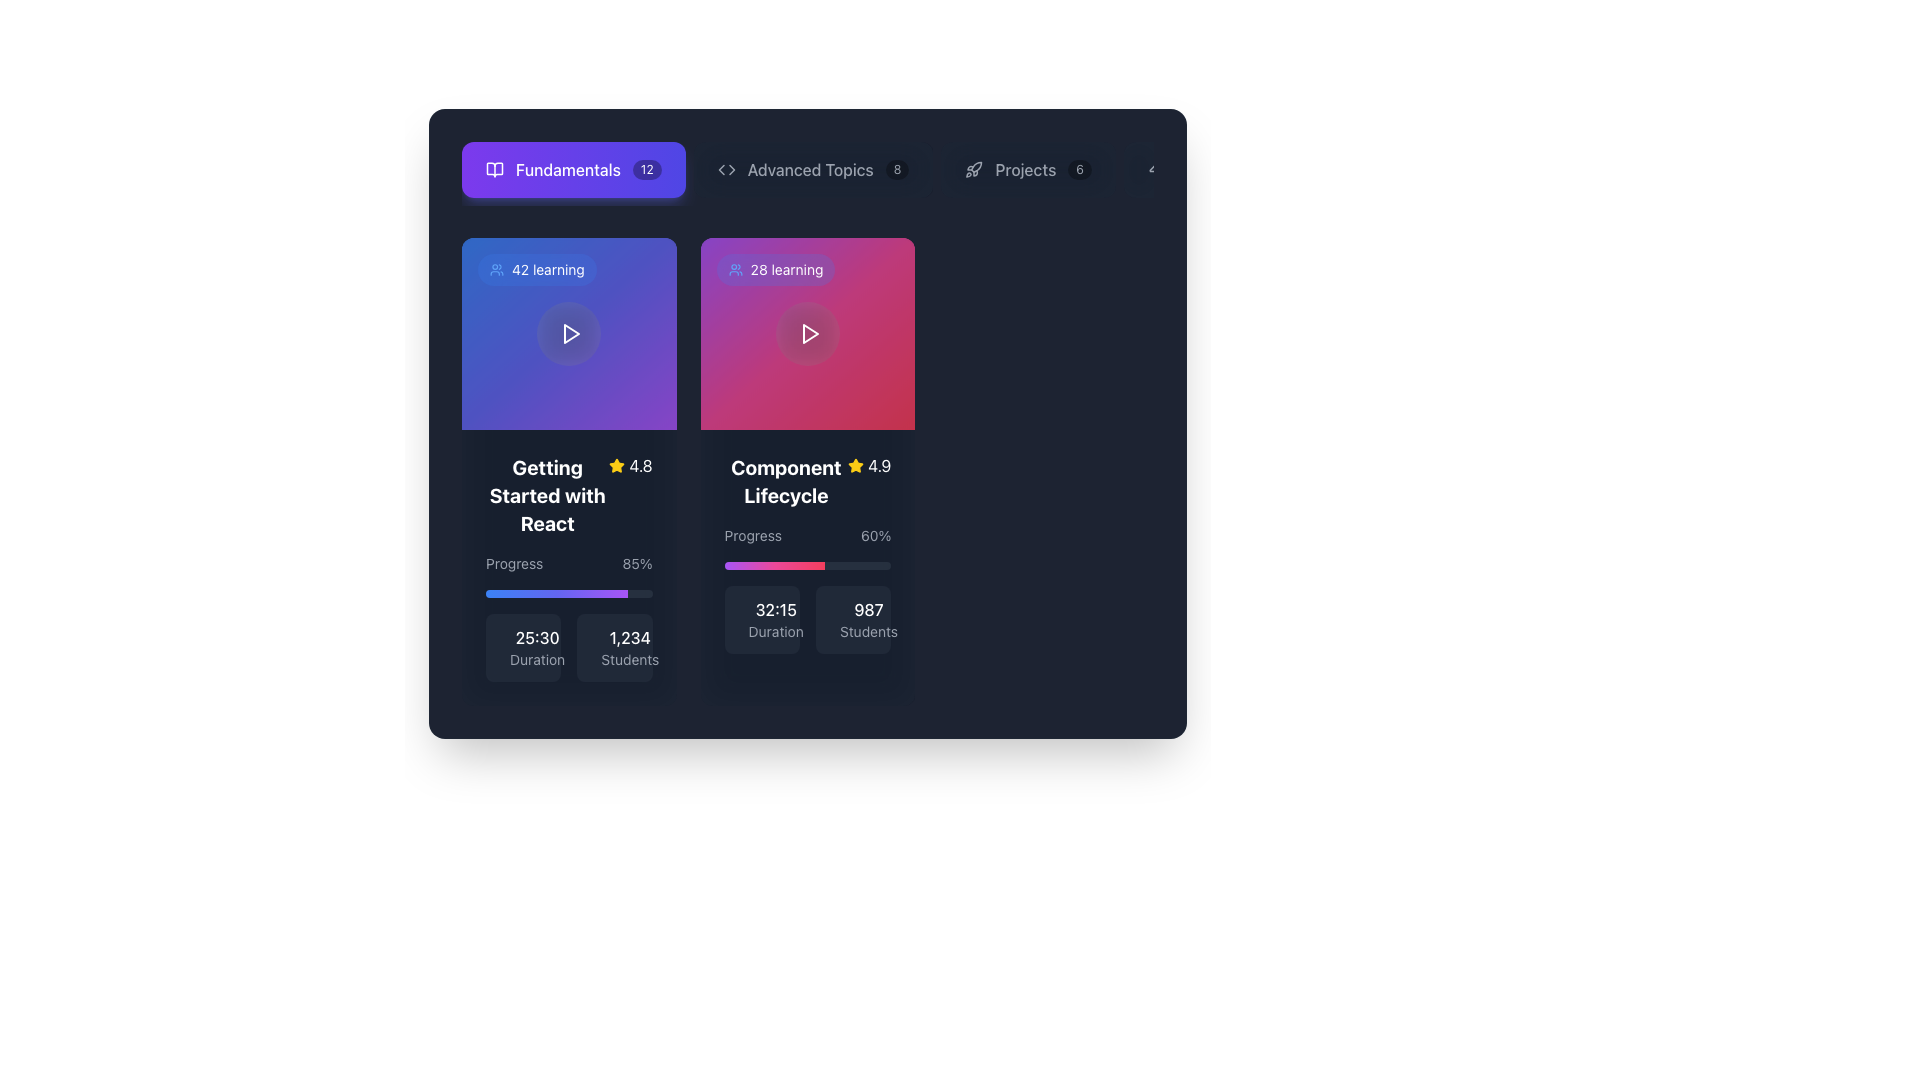 The image size is (1920, 1080). What do you see at coordinates (494, 168) in the screenshot?
I see `the open book icon` at bounding box center [494, 168].